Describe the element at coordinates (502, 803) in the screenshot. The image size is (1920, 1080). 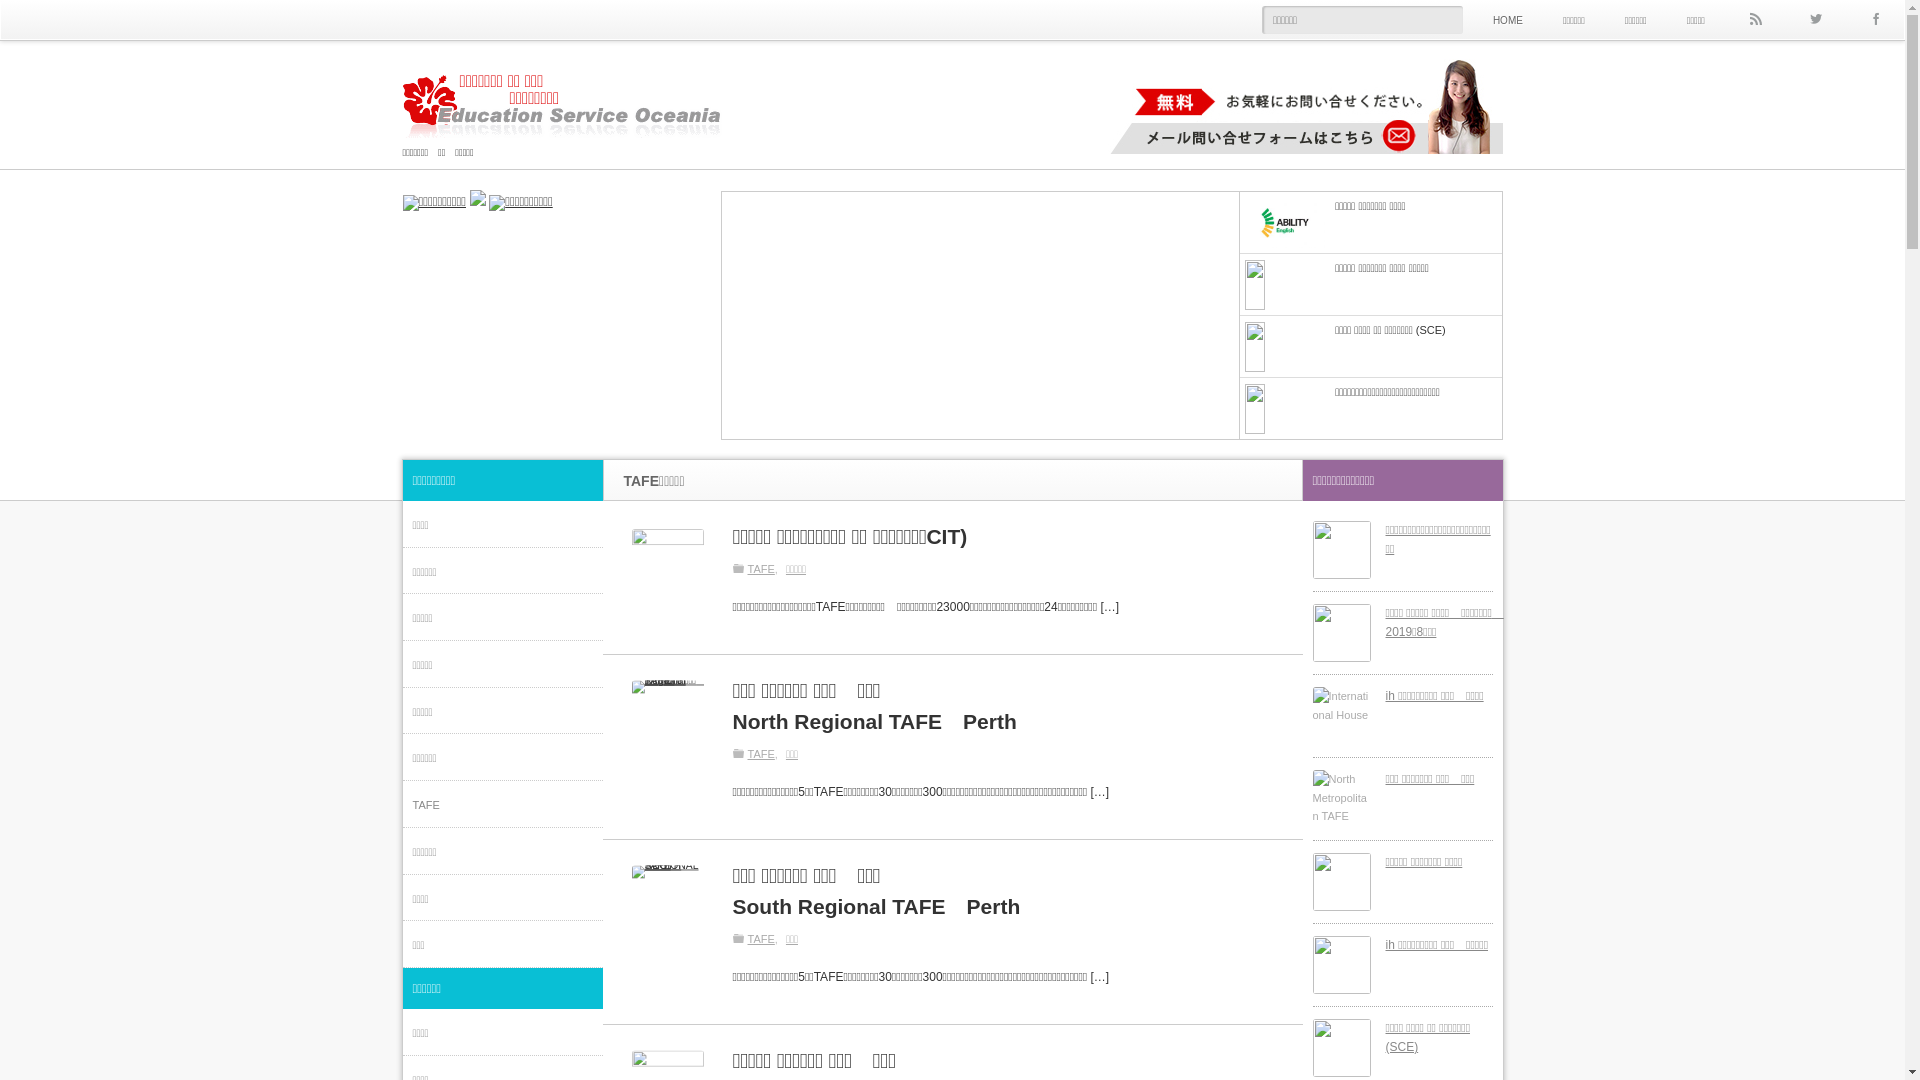
I see `'TAFE'` at that location.